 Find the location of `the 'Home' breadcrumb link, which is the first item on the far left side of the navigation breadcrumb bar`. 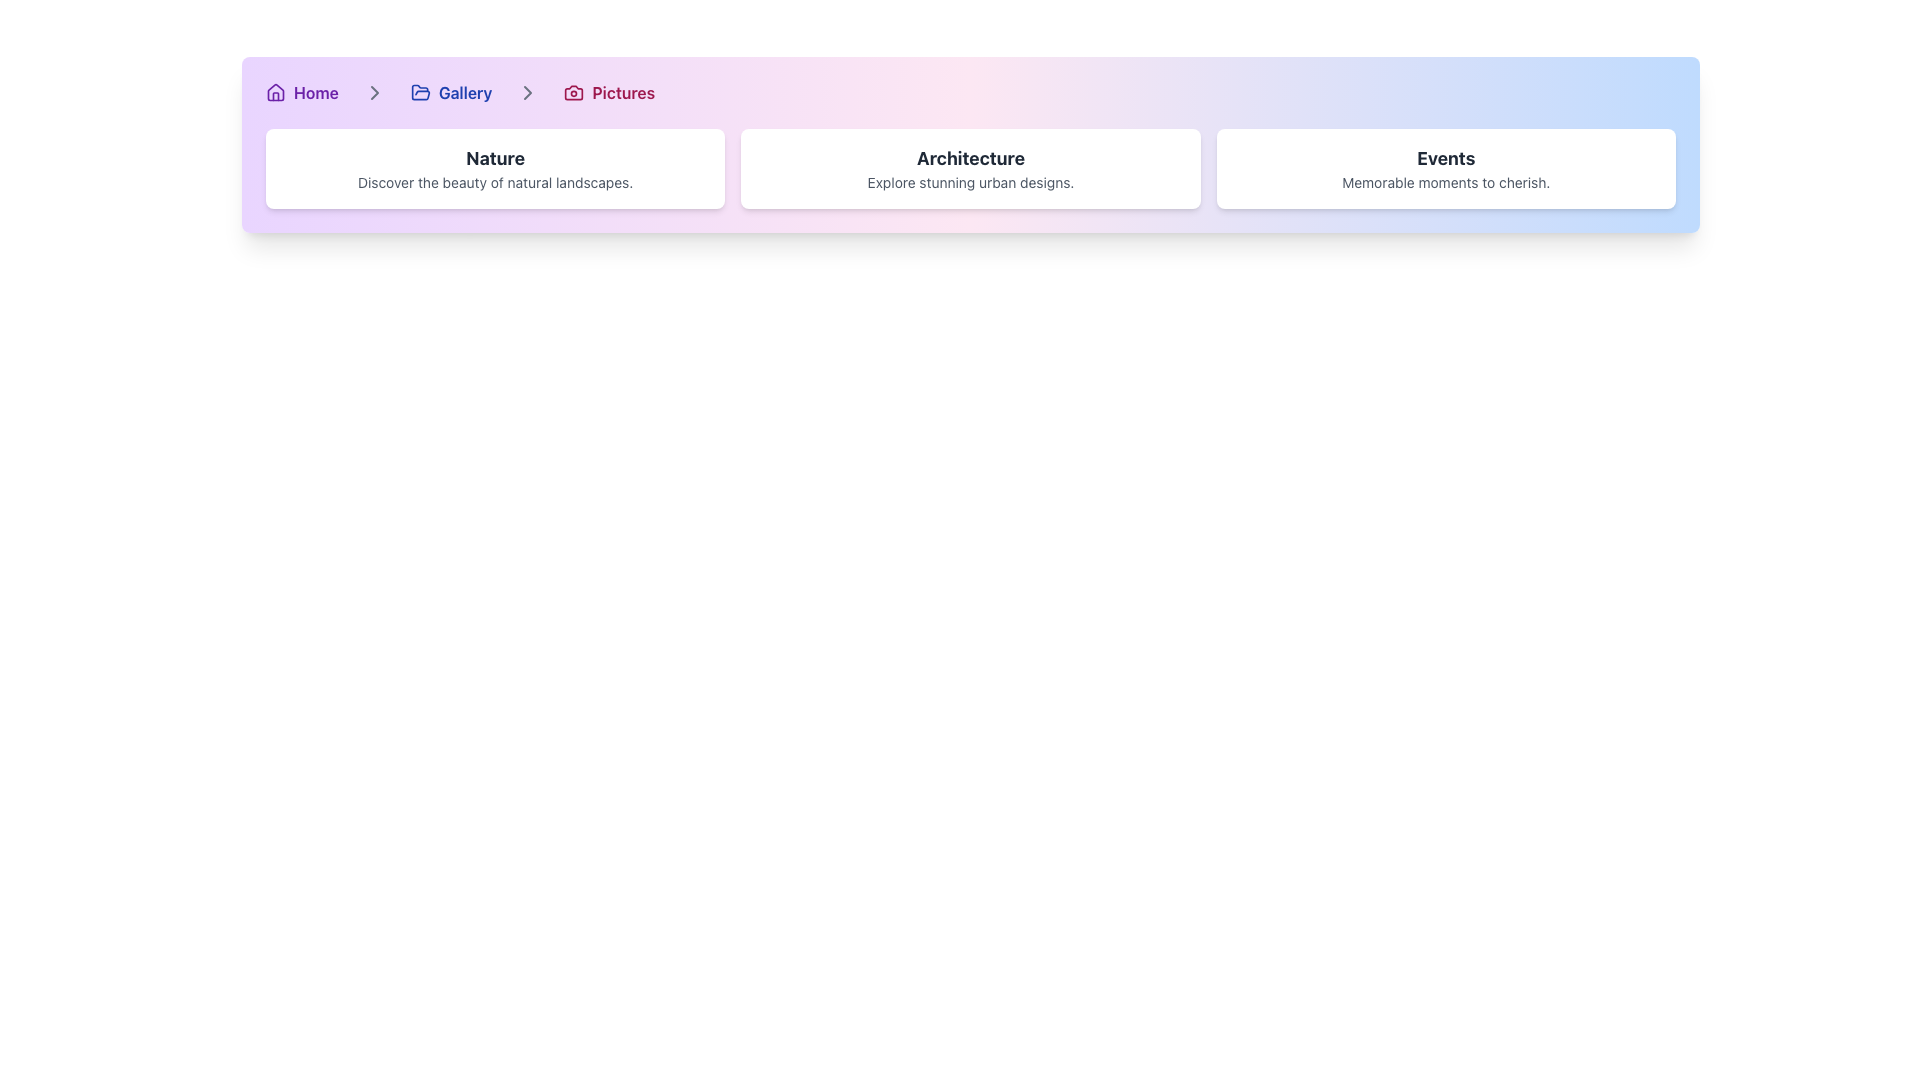

the 'Home' breadcrumb link, which is the first item on the far left side of the navigation breadcrumb bar is located at coordinates (301, 92).